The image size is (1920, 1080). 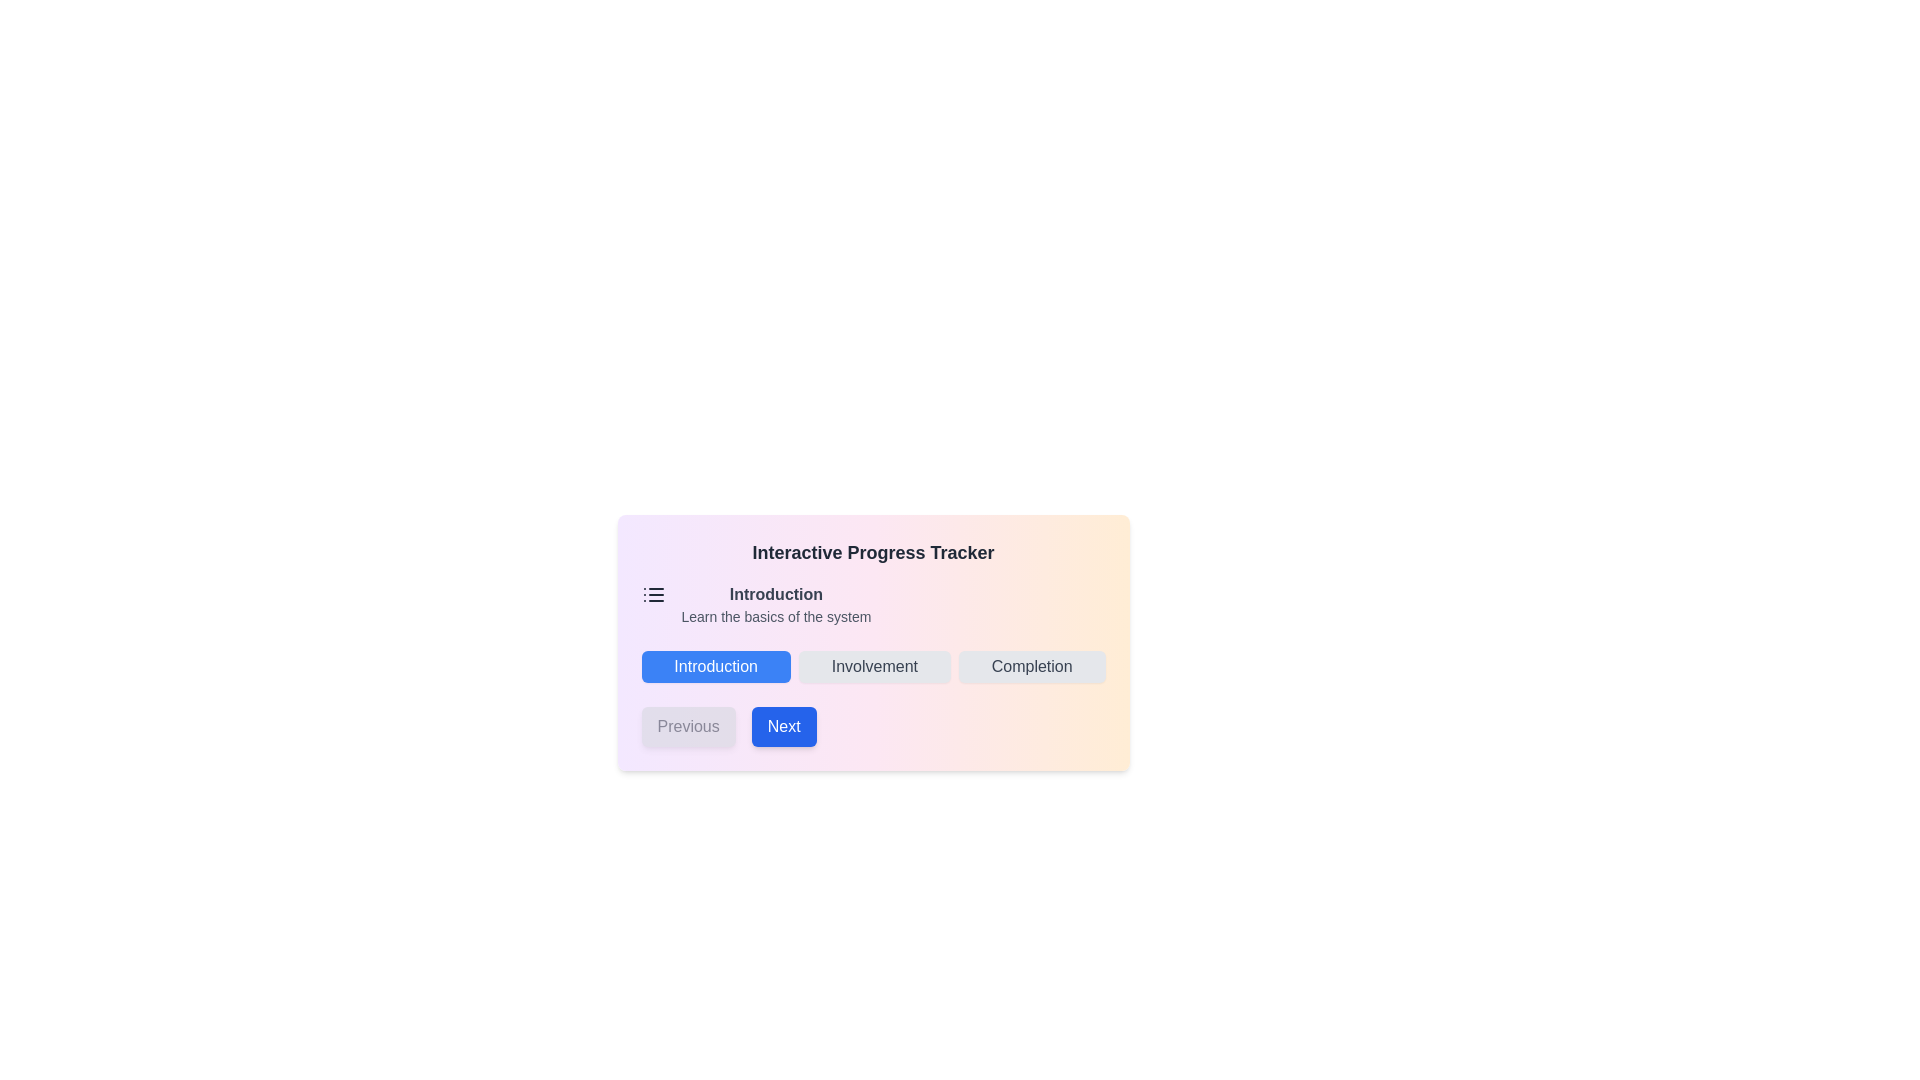 I want to click on the second button in the navigation control bar at the bottom center of the interface to proceed to the next page, so click(x=782, y=726).